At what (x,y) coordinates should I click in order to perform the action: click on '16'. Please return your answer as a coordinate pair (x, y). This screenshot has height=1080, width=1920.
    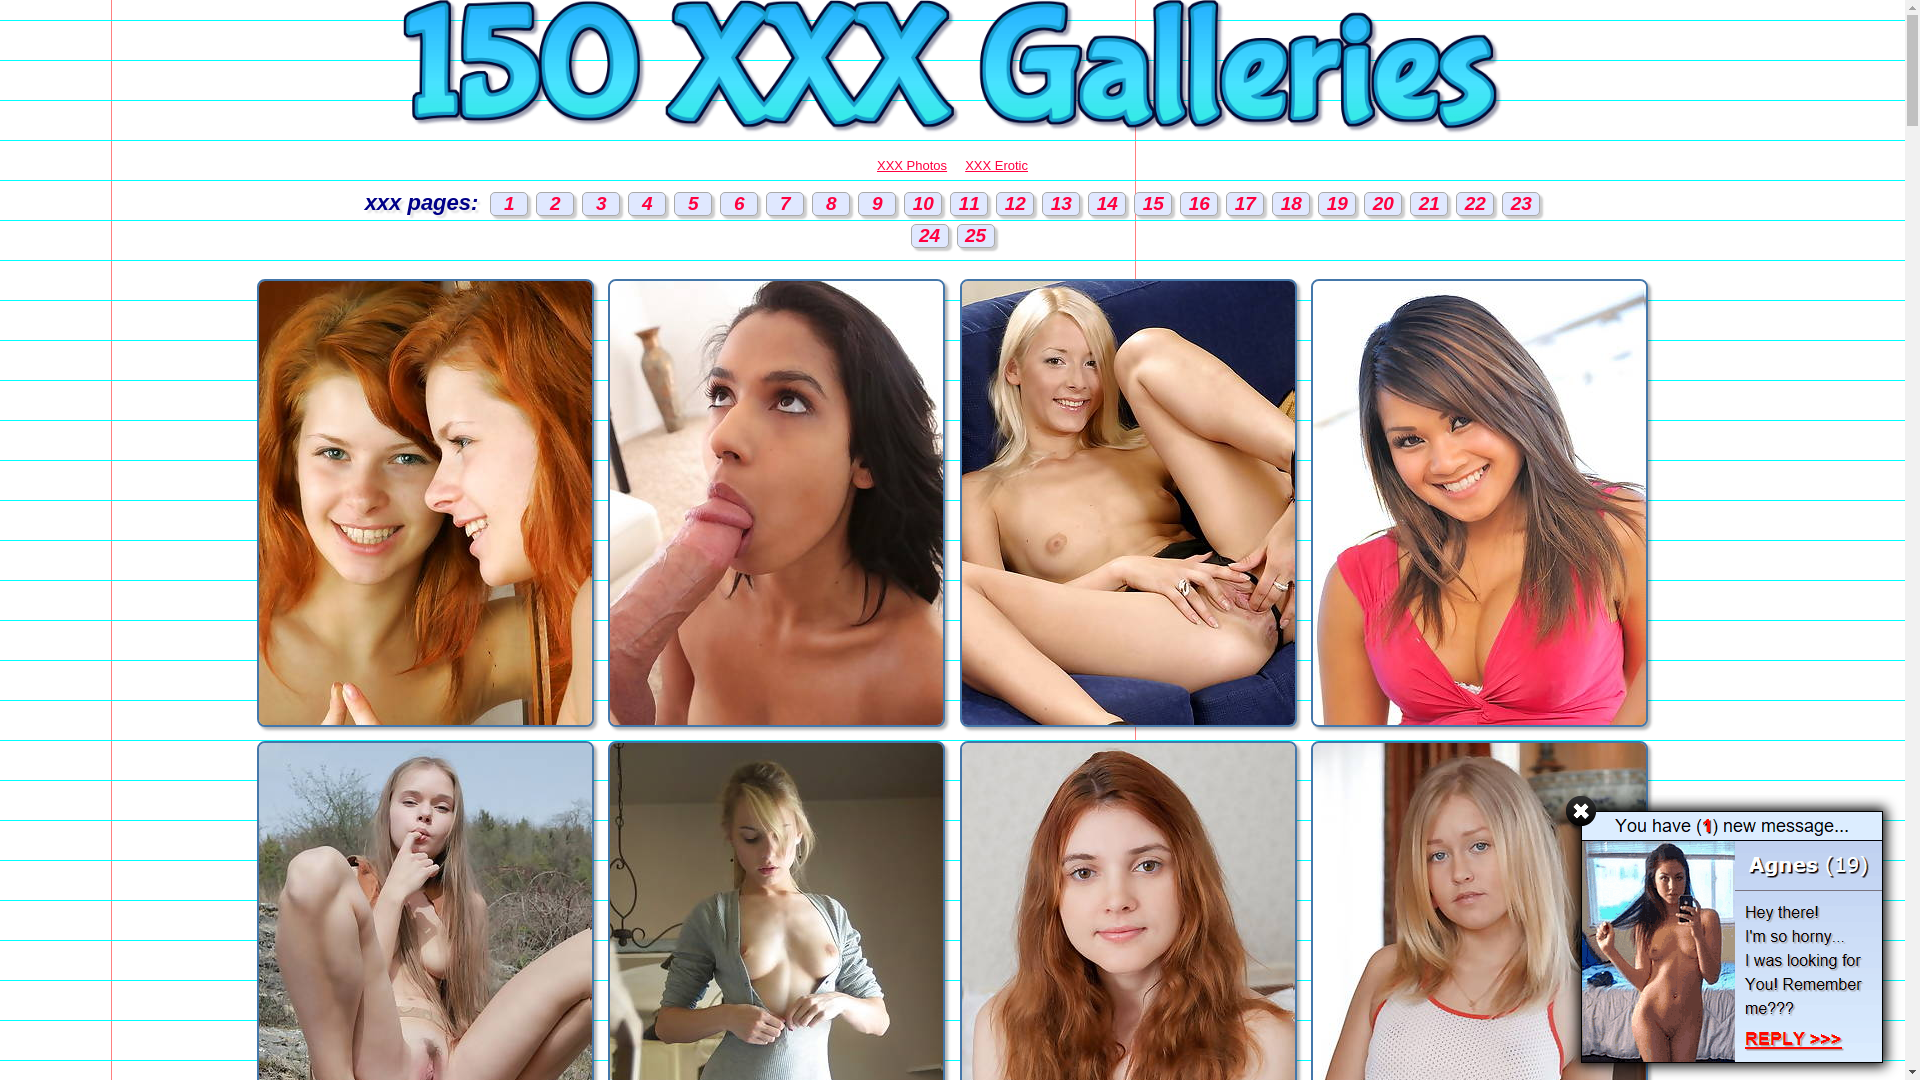
    Looking at the image, I should click on (1199, 204).